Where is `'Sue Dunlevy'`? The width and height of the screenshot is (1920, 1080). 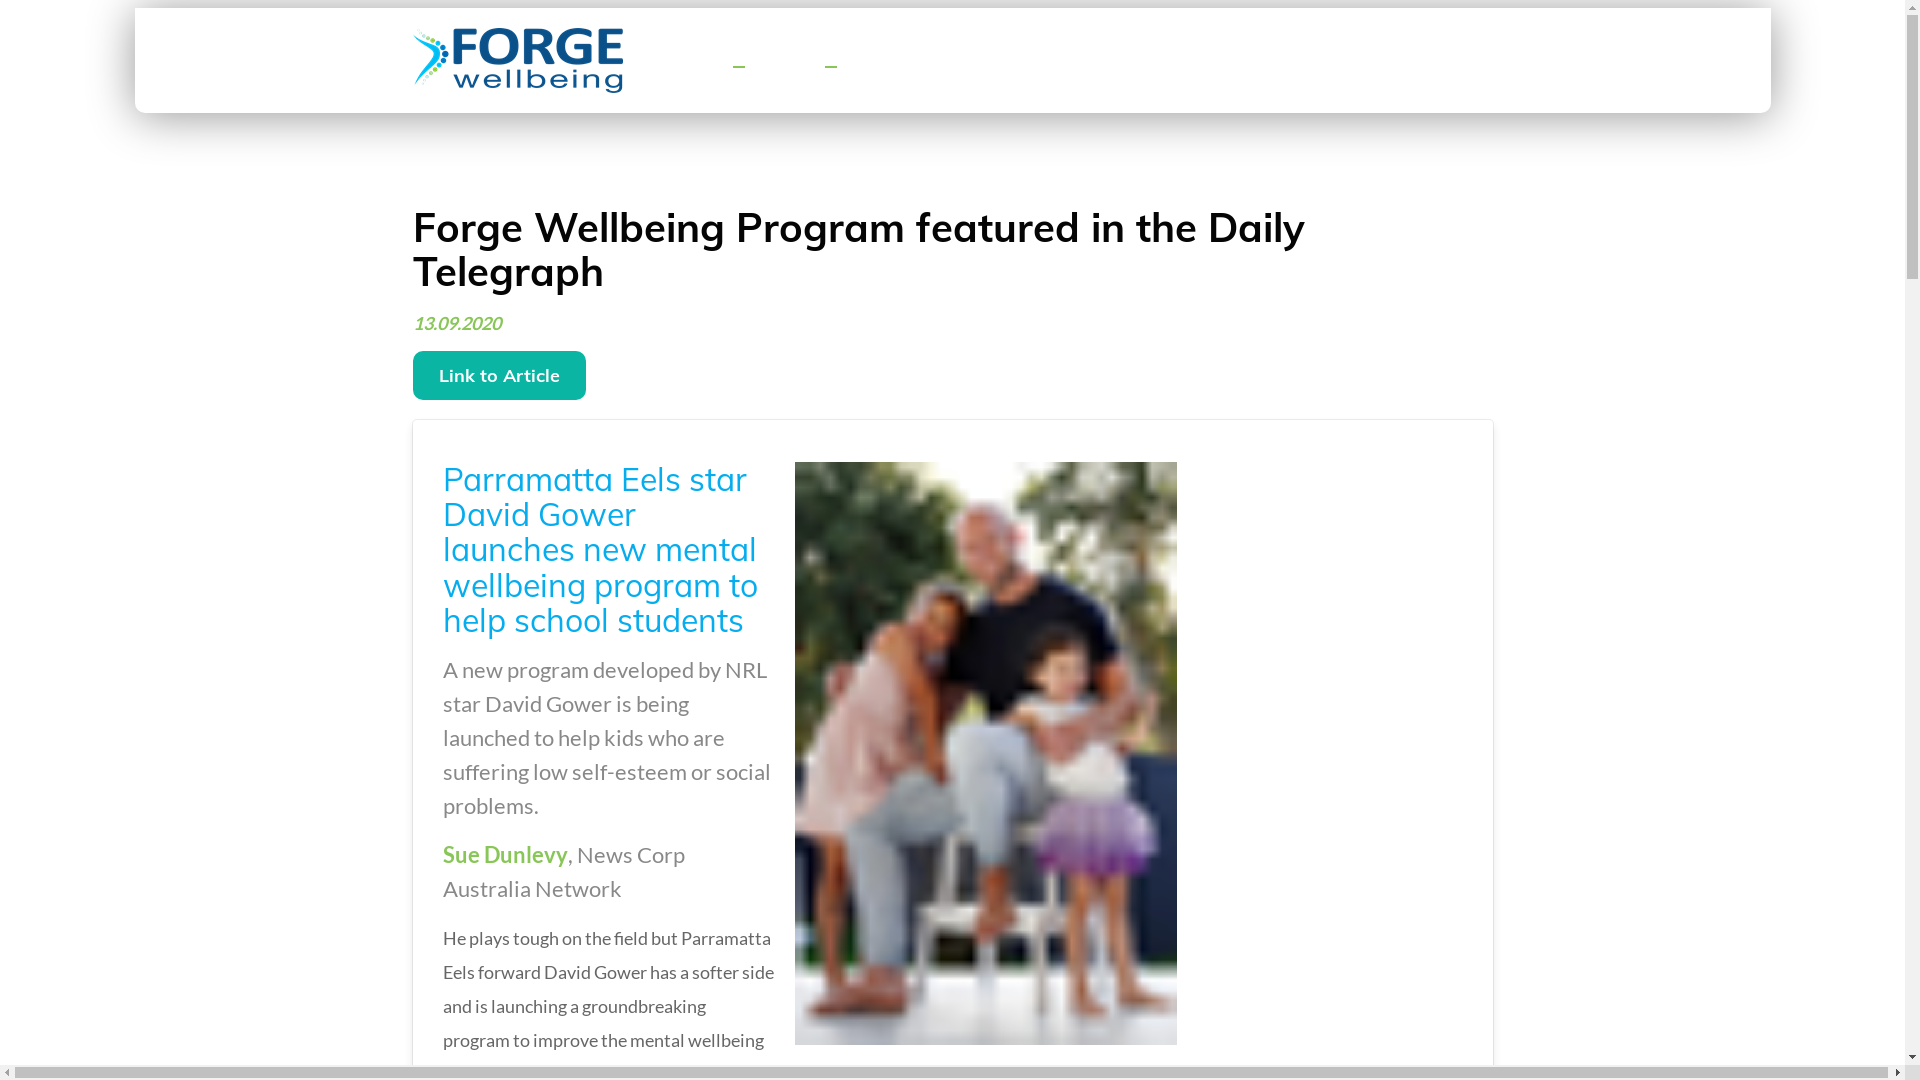 'Sue Dunlevy' is located at coordinates (504, 854).